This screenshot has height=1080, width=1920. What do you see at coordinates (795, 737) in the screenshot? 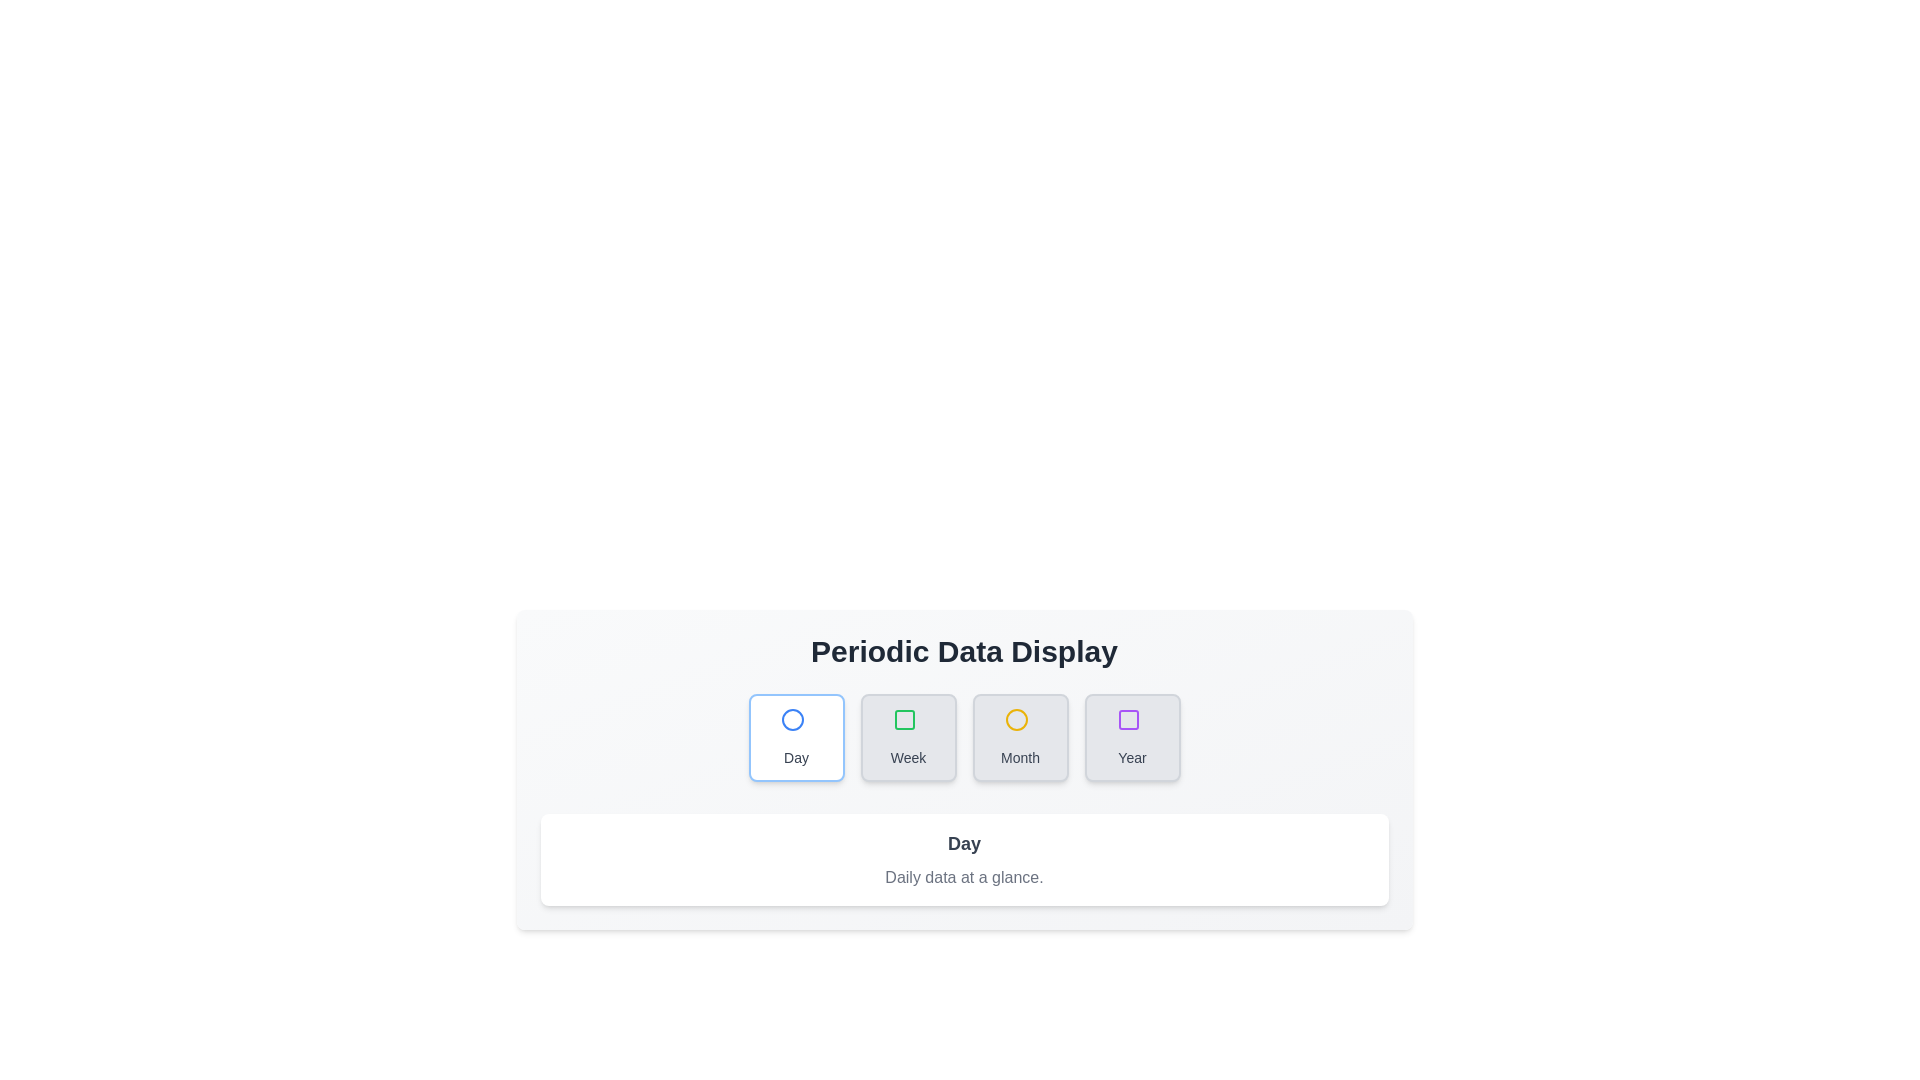
I see `the rectangular button with a white background and blue outline labeled 'Day'` at bounding box center [795, 737].